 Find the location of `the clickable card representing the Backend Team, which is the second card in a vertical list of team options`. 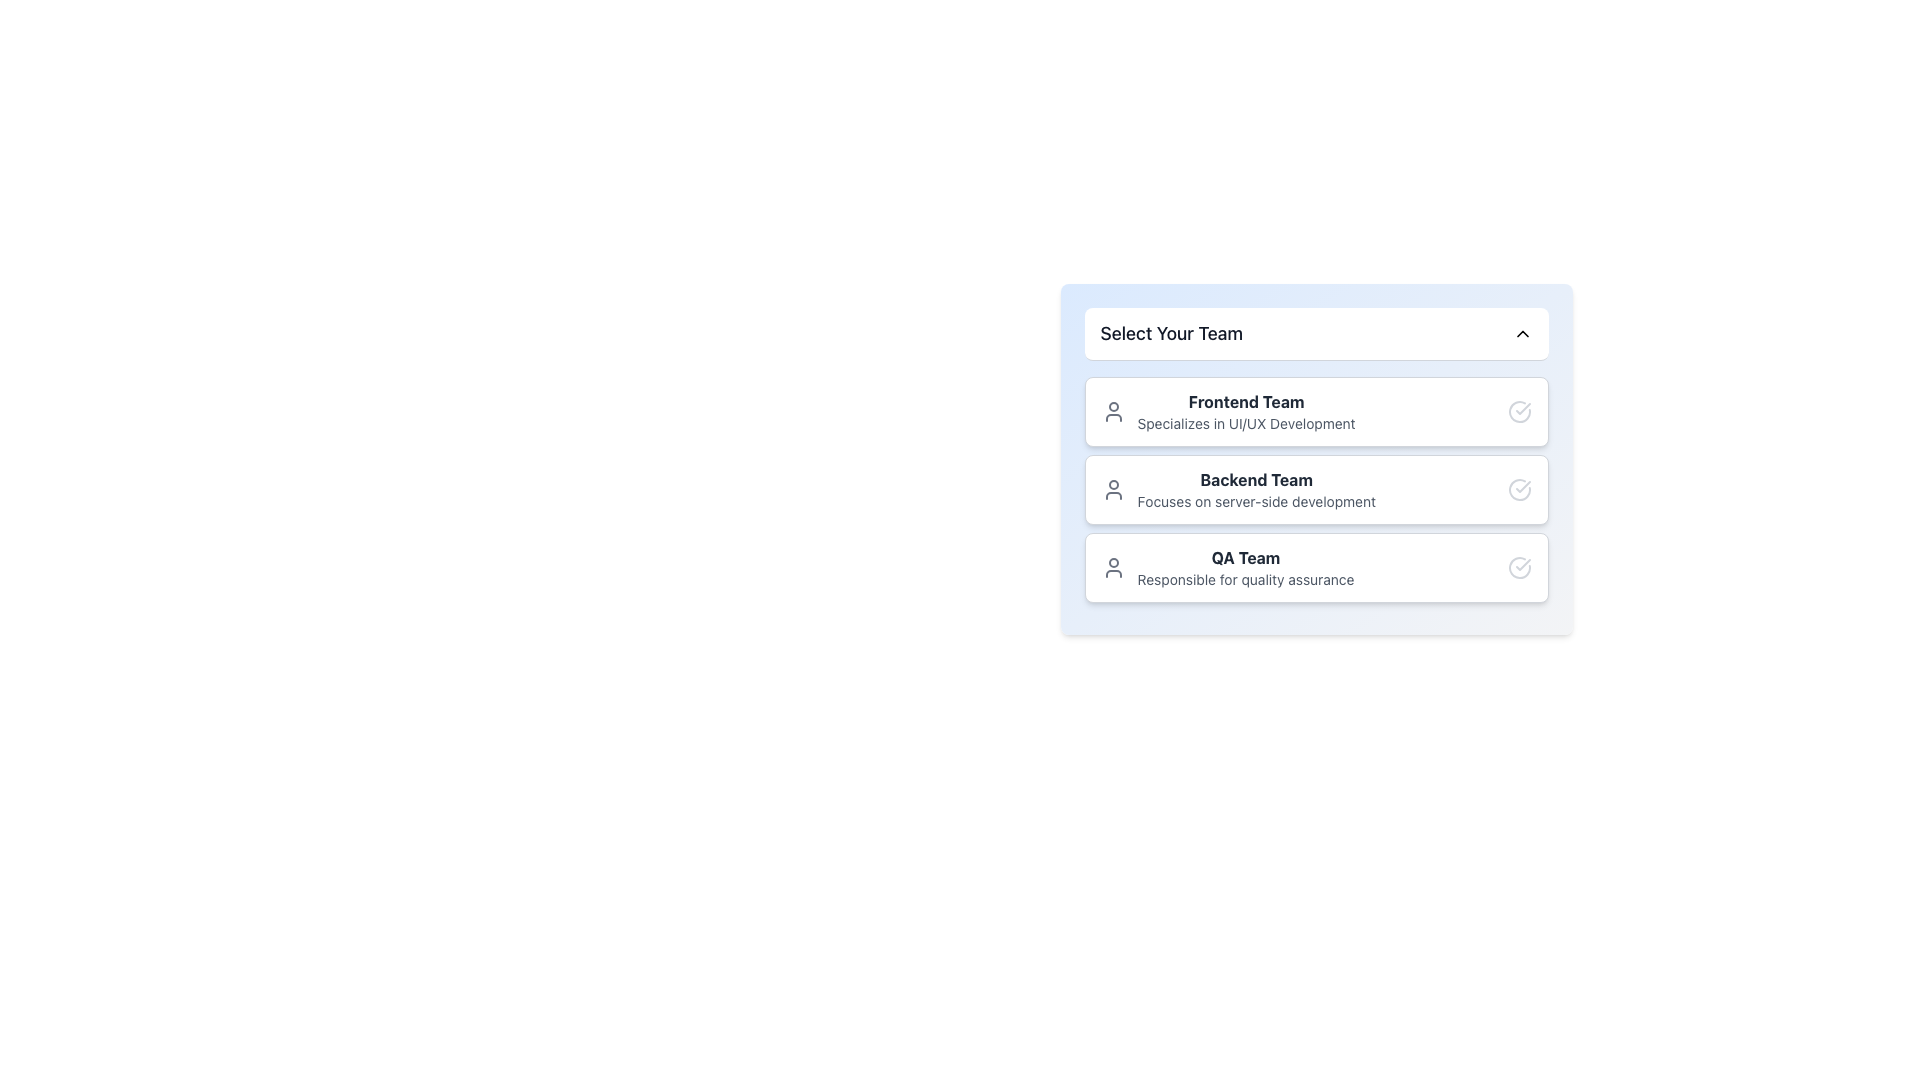

the clickable card representing the Backend Team, which is the second card in a vertical list of team options is located at coordinates (1237, 489).